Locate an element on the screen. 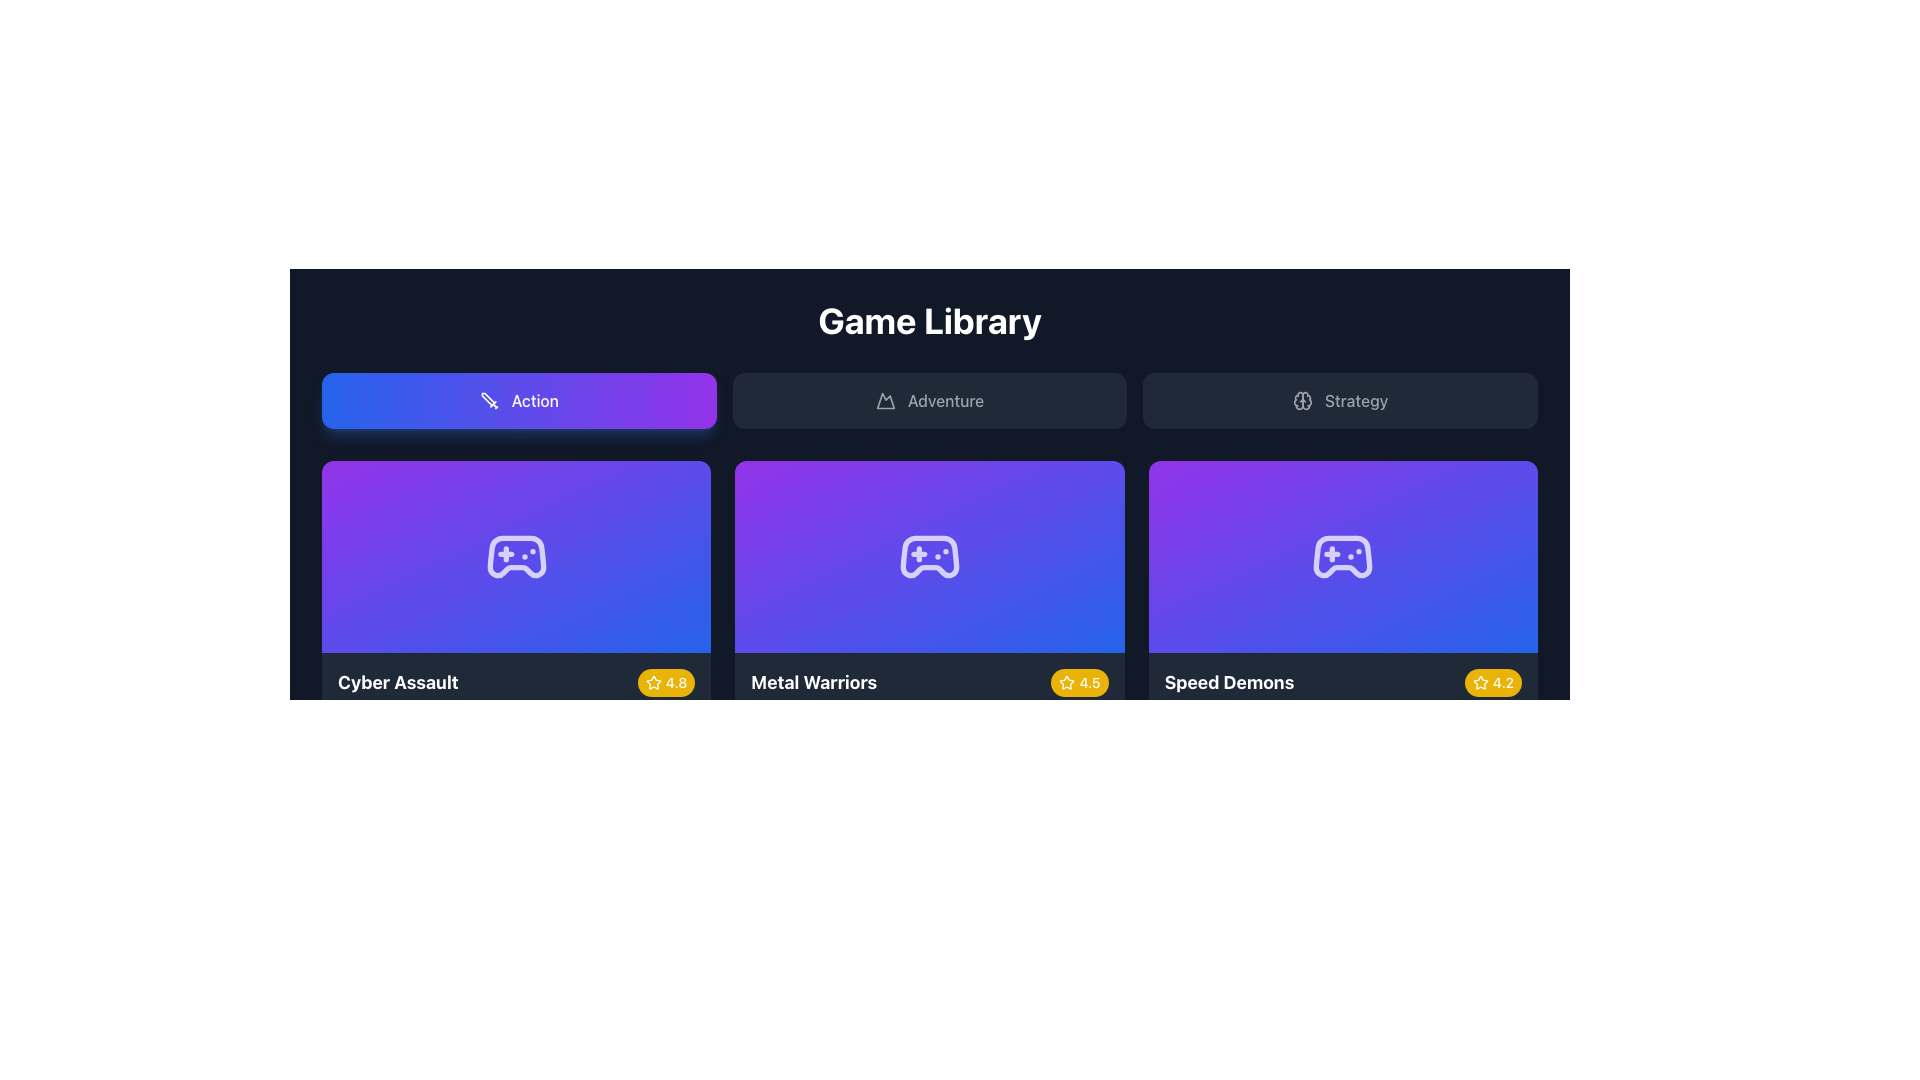 The image size is (1920, 1080). the gaming controller graphic icon with a purple background located at the center of the first game card in the 'Game Library' interface under the 'Action' category is located at coordinates (516, 556).